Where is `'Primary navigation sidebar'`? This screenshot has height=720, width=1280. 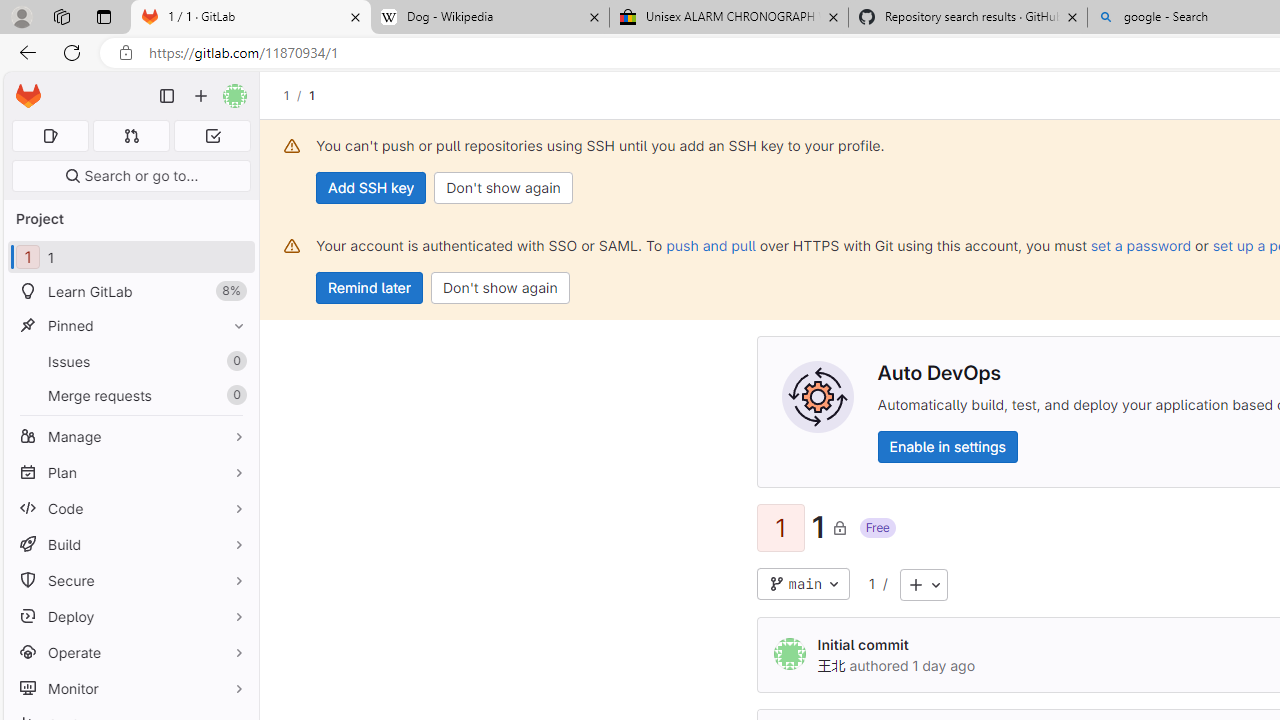 'Primary navigation sidebar' is located at coordinates (167, 96).